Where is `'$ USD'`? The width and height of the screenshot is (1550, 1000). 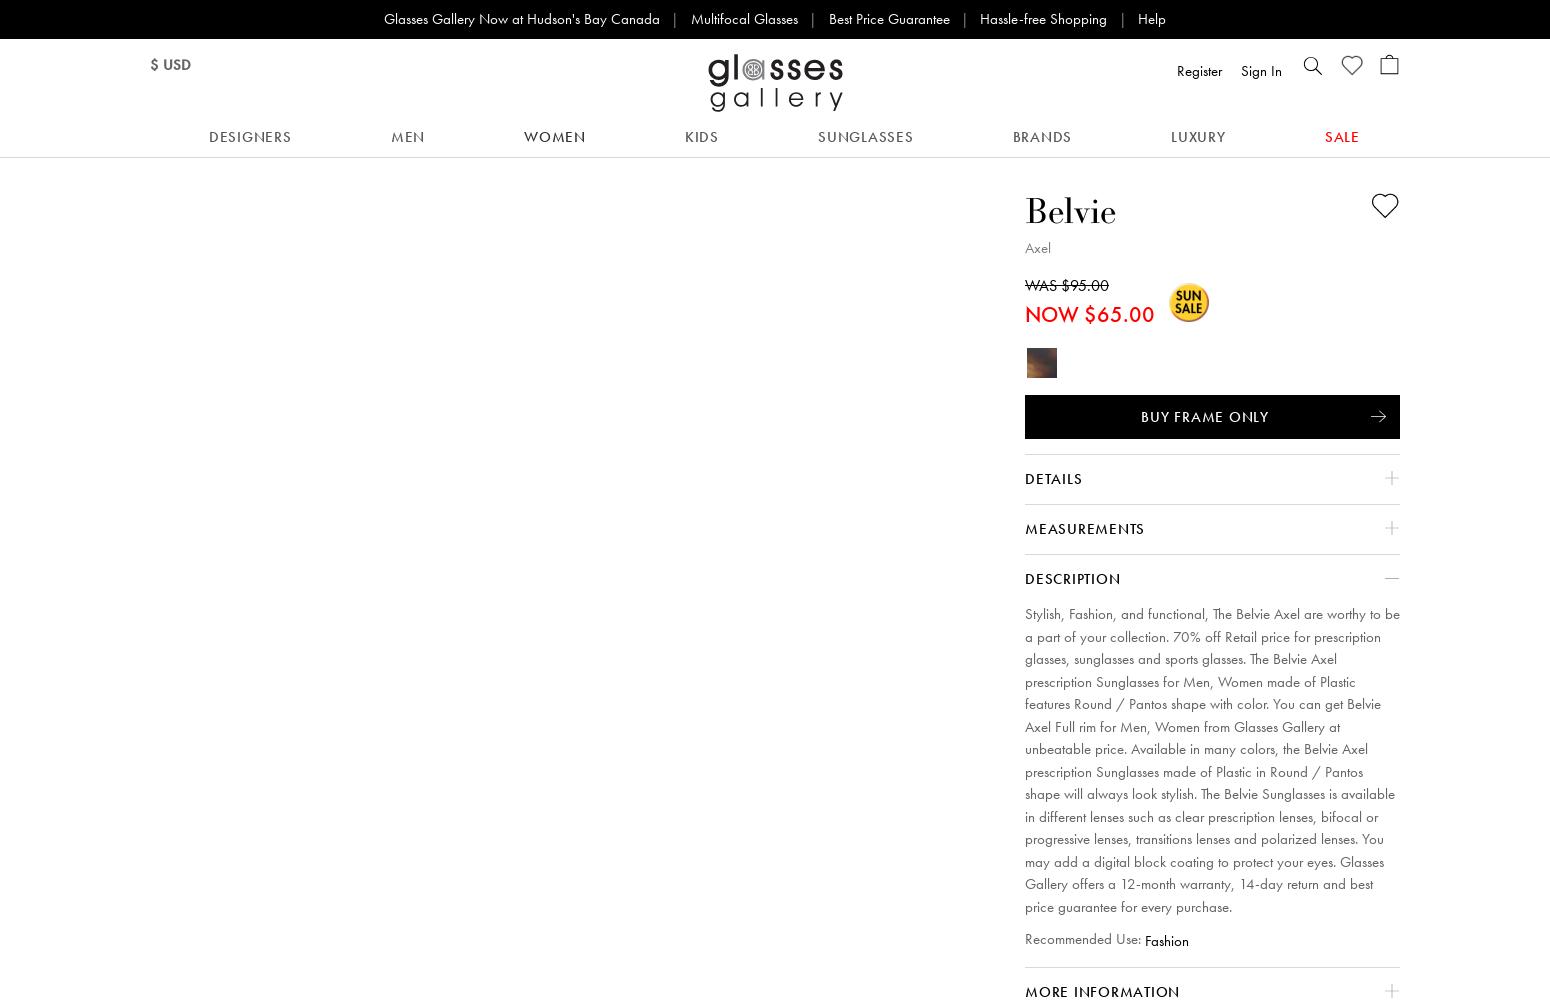 '$ USD' is located at coordinates (169, 63).